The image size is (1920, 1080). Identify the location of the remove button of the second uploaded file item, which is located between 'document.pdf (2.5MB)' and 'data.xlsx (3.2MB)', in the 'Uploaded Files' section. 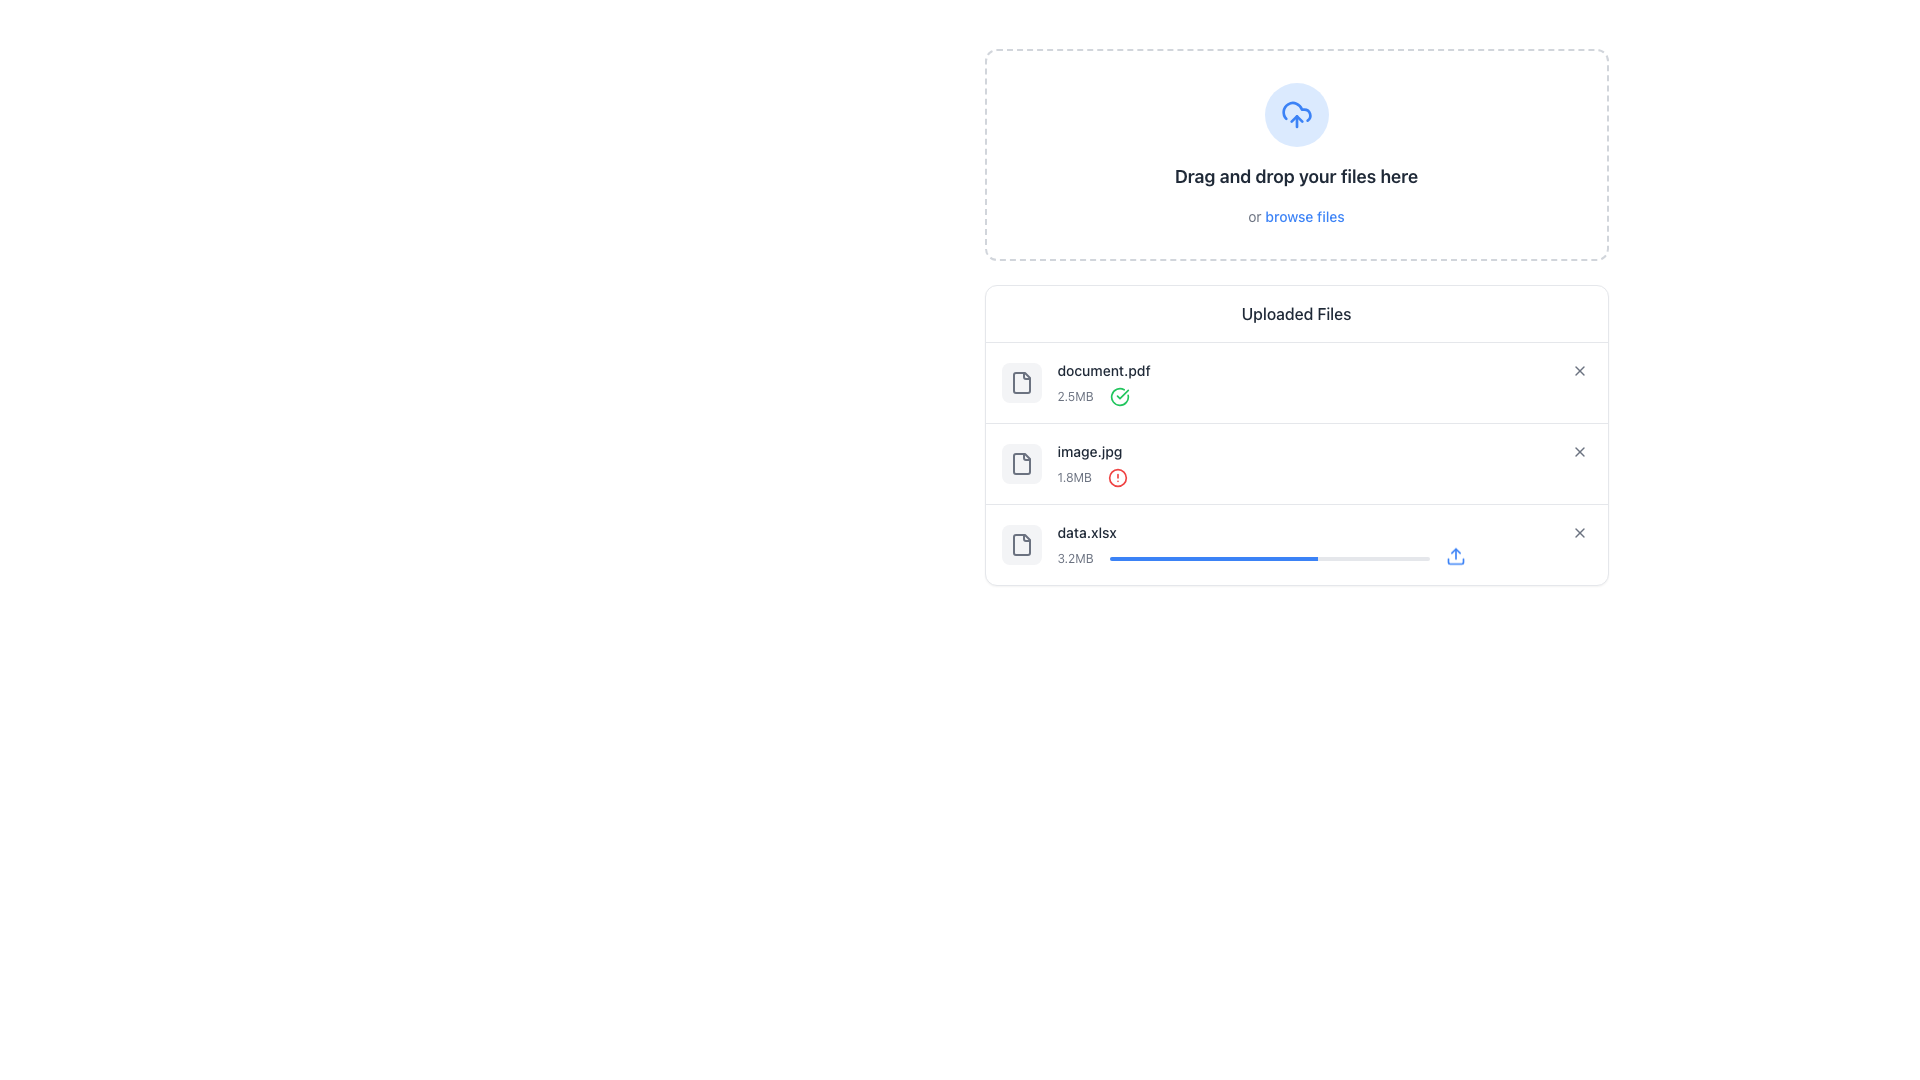
(1296, 463).